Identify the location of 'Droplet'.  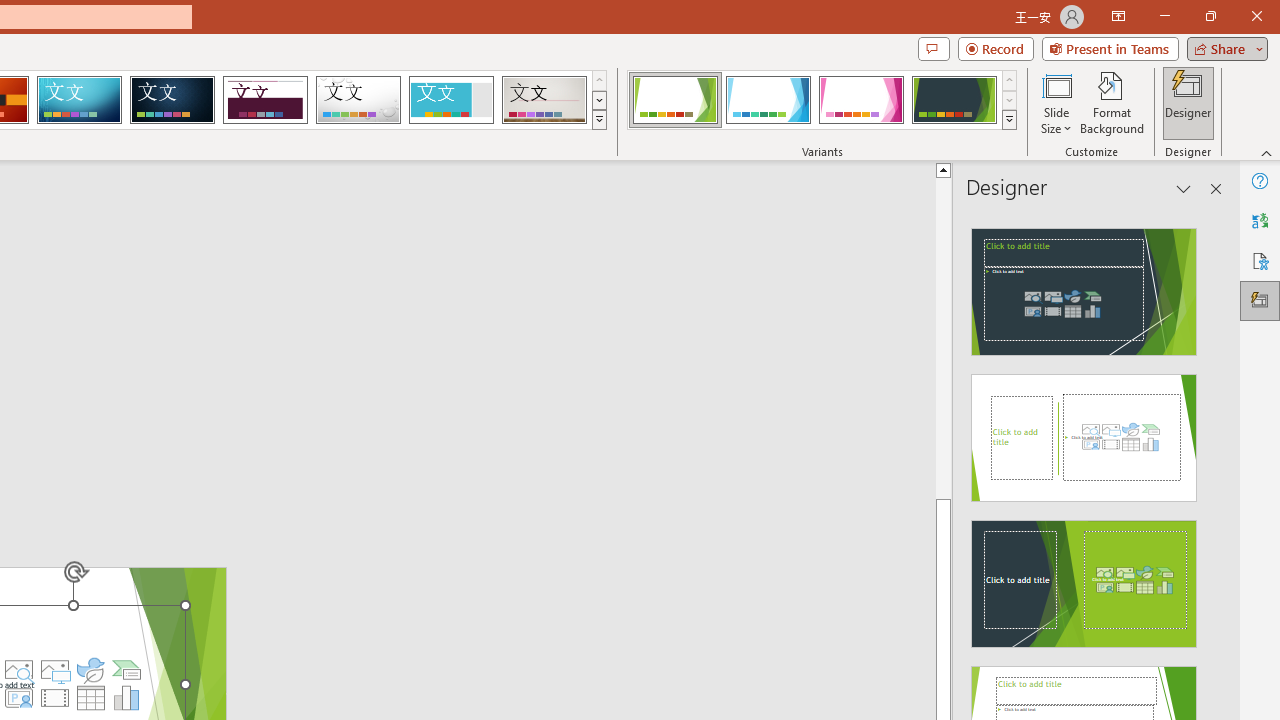
(358, 100).